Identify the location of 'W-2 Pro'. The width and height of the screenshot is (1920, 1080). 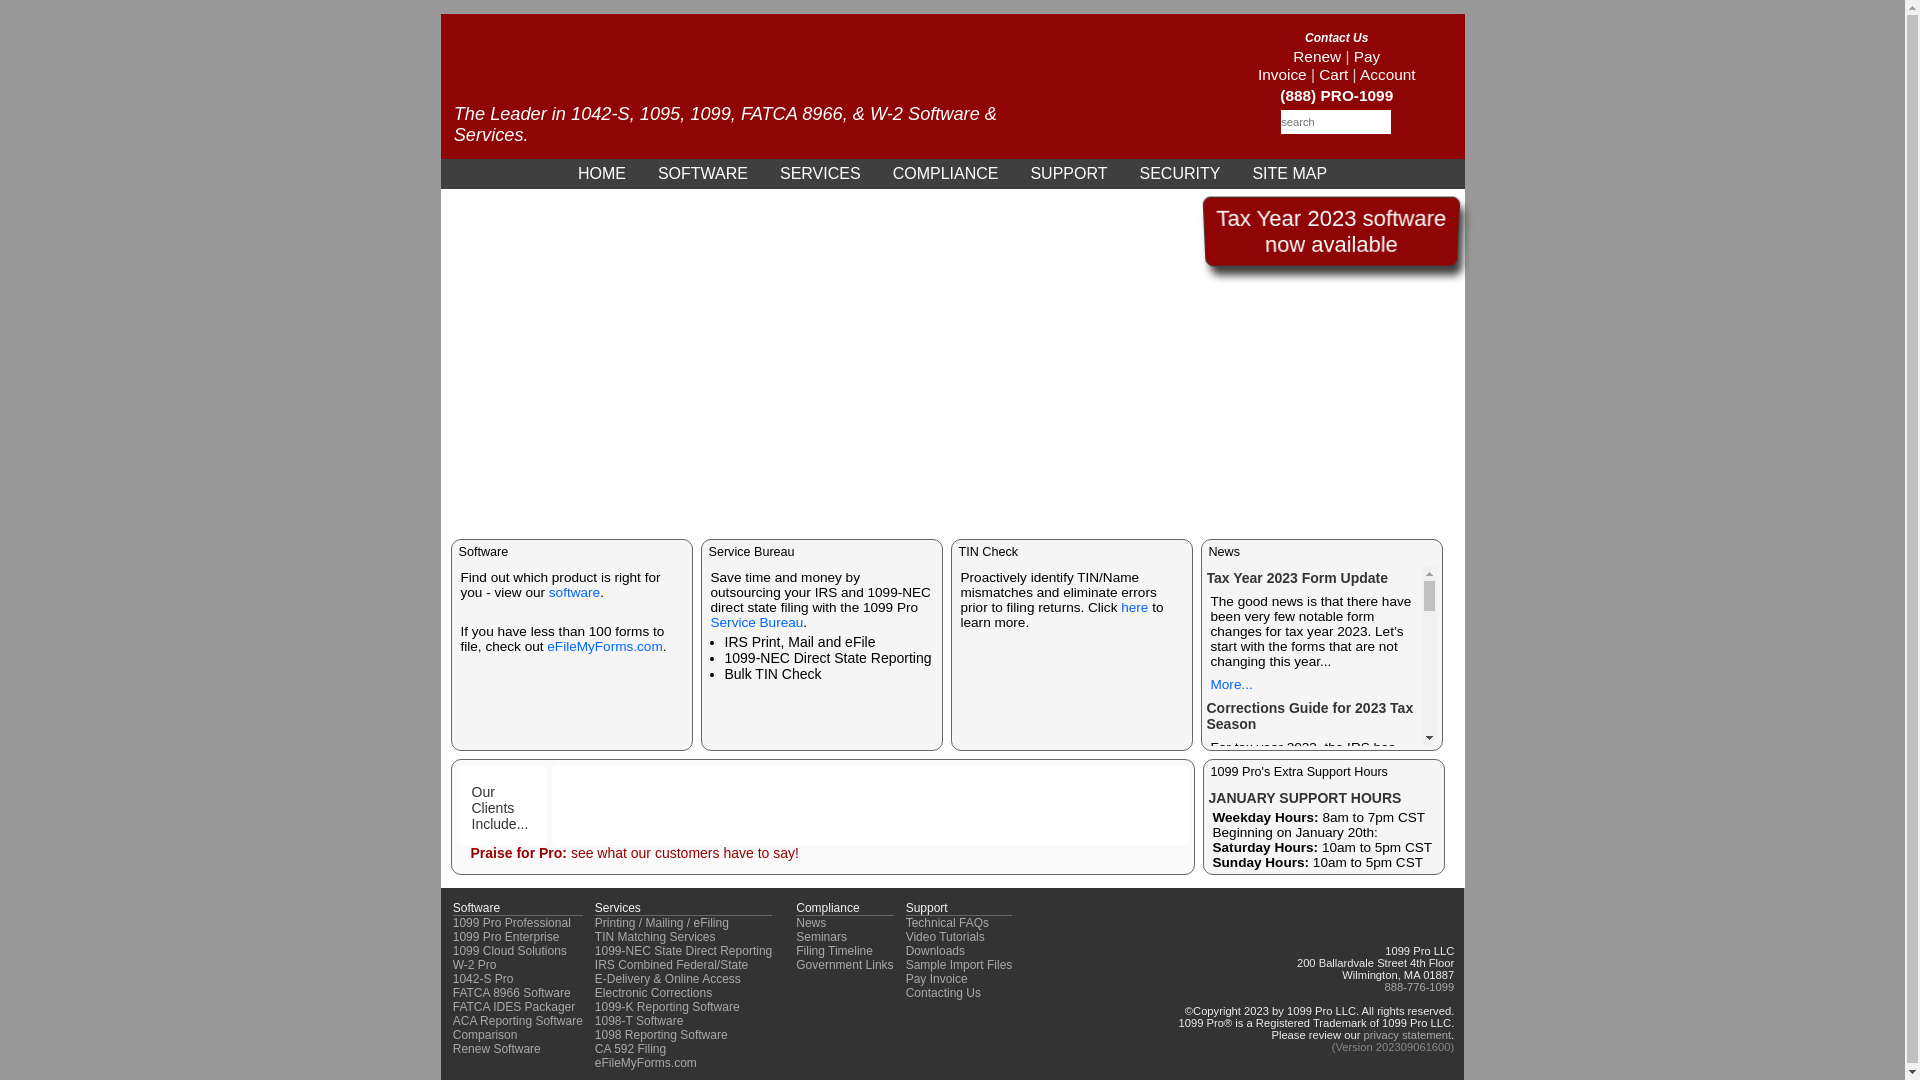
(474, 963).